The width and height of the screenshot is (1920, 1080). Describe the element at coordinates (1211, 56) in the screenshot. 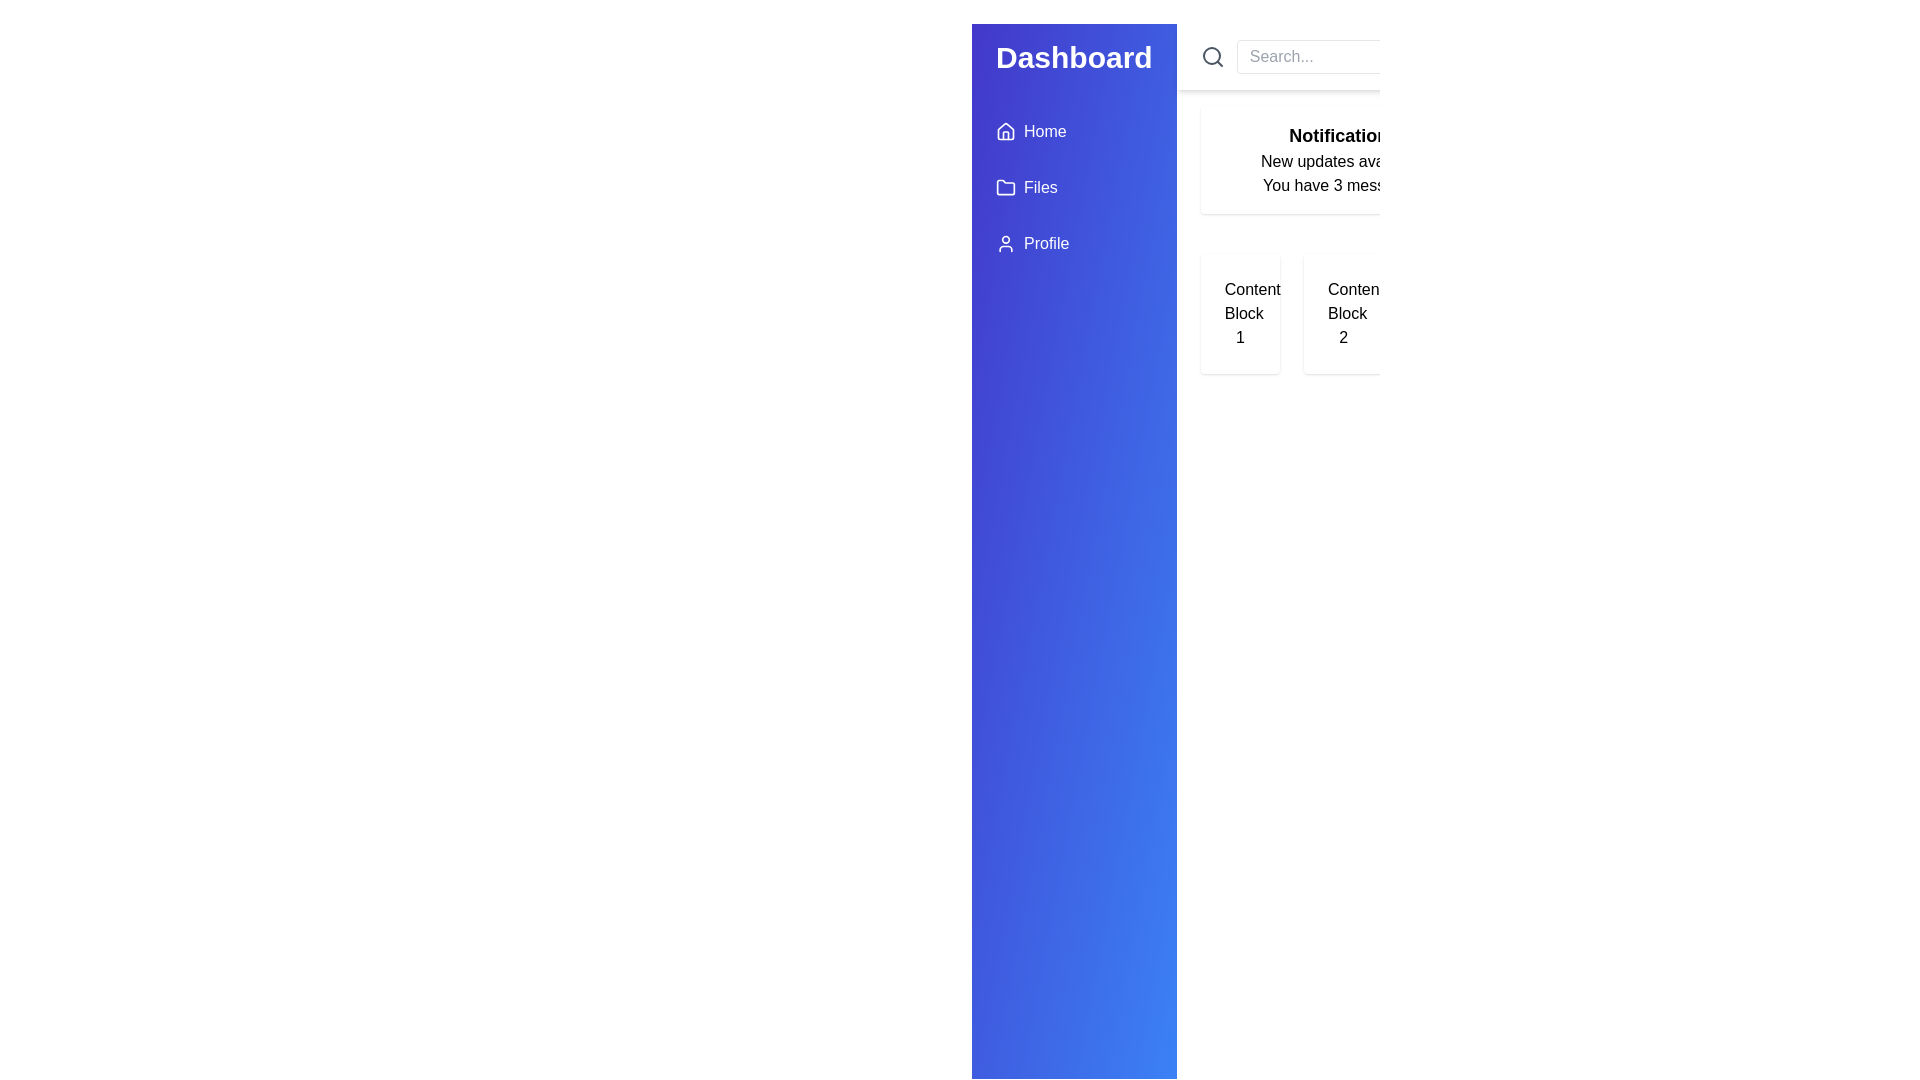

I see `the circular magnifying glass icon in the top navigation area to trigger a tooltip or visual feedback` at that location.